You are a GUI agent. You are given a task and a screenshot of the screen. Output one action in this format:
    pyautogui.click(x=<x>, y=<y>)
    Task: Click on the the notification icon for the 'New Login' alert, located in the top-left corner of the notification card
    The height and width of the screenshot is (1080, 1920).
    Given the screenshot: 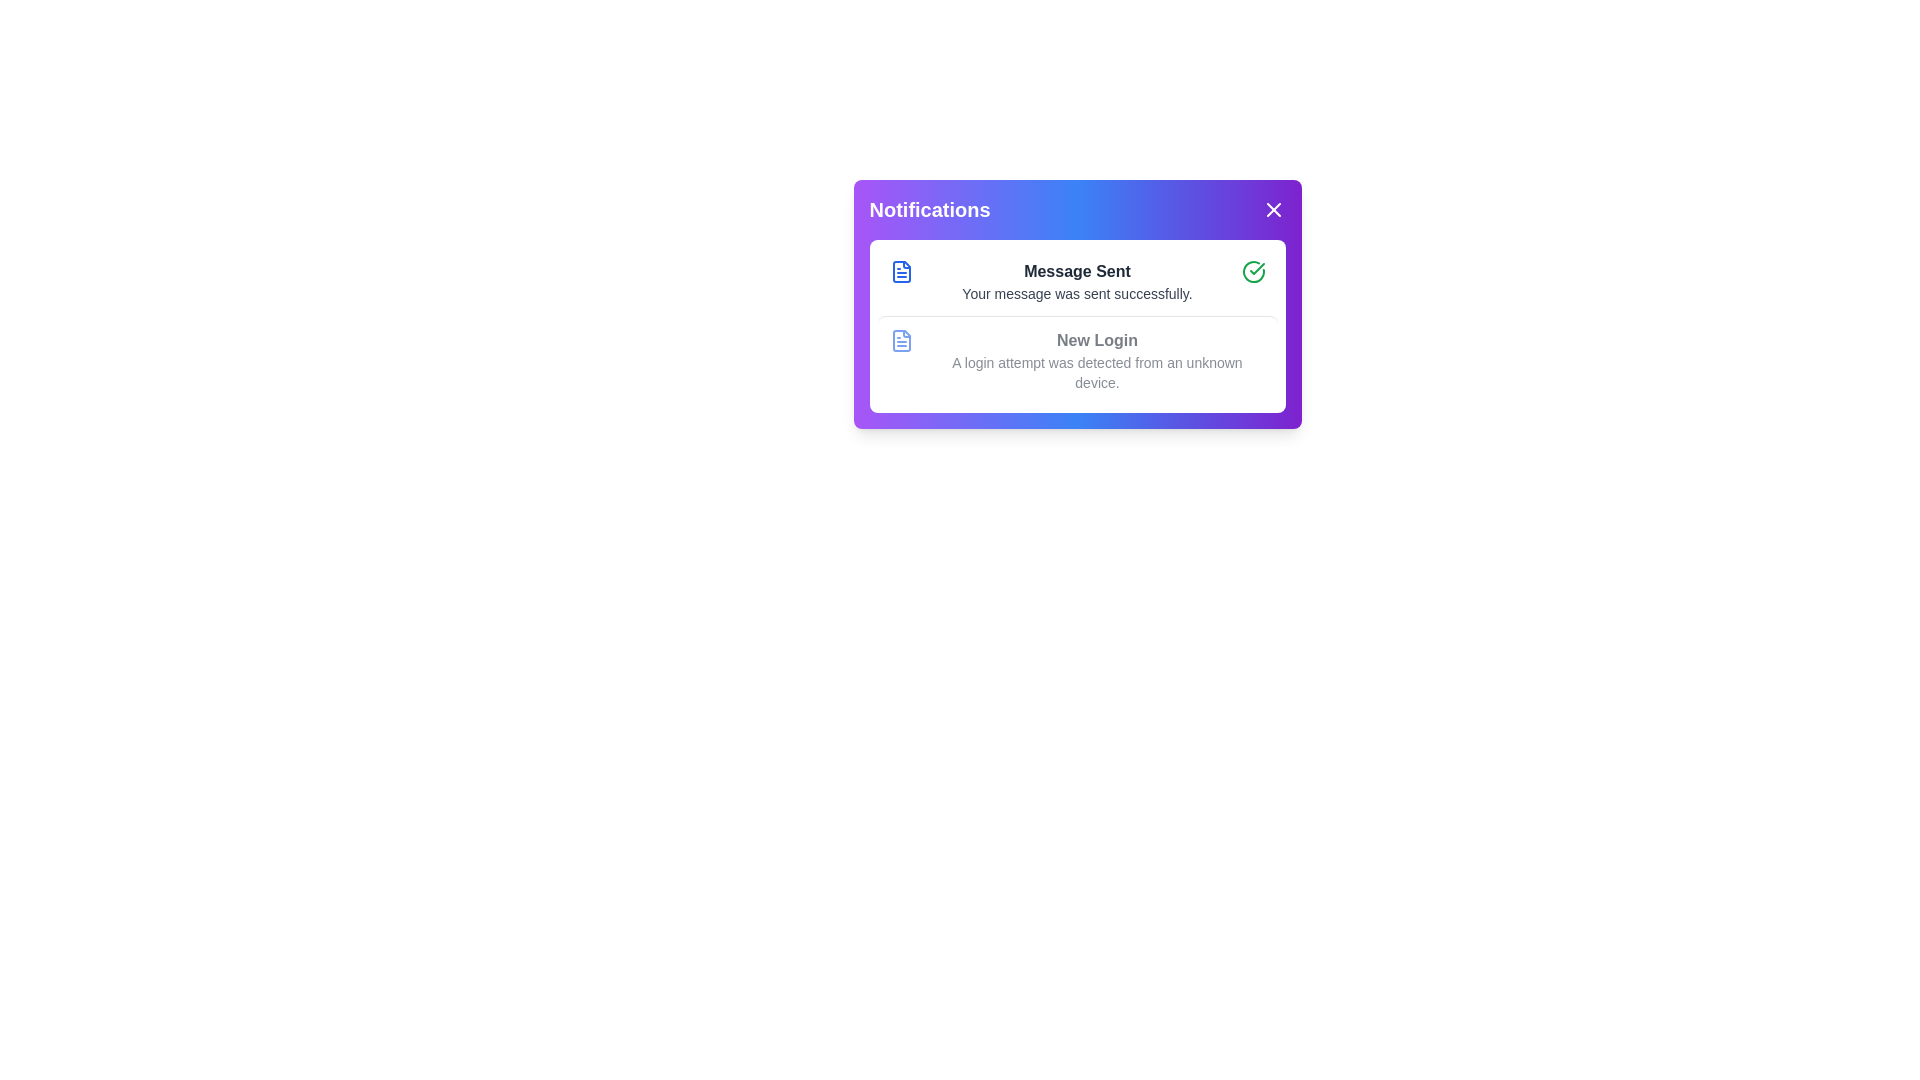 What is the action you would take?
    pyautogui.click(x=900, y=339)
    